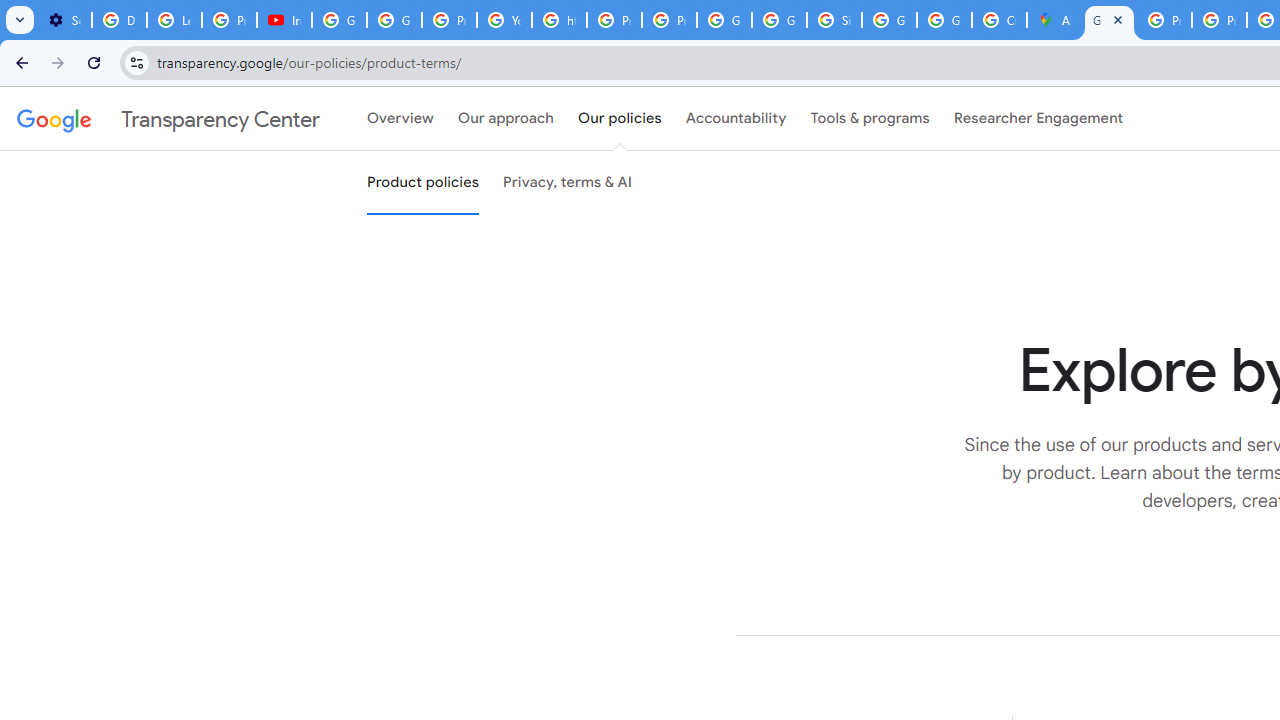 This screenshot has height=720, width=1280. I want to click on 'Google Account Help', so click(339, 20).